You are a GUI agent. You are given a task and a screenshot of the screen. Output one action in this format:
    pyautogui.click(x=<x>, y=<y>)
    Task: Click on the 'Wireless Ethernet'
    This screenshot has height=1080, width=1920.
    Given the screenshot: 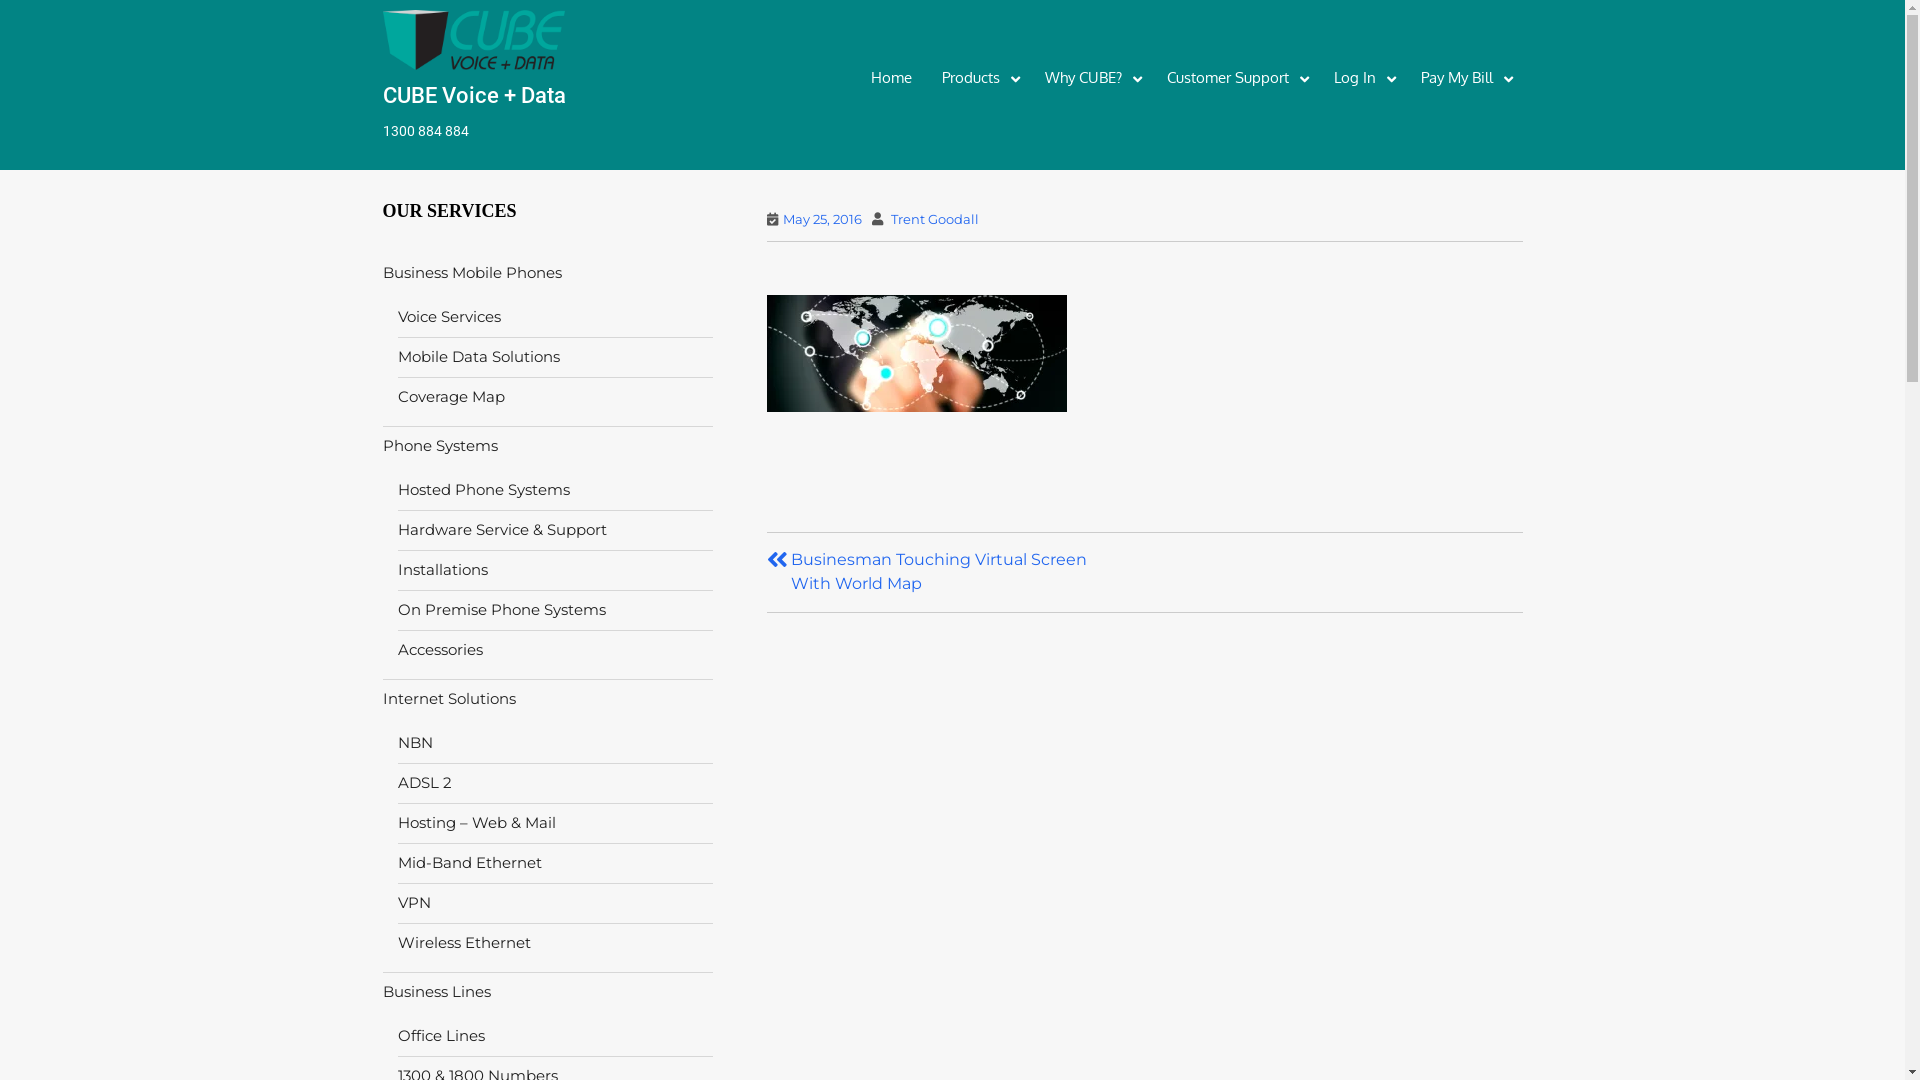 What is the action you would take?
    pyautogui.click(x=398, y=942)
    